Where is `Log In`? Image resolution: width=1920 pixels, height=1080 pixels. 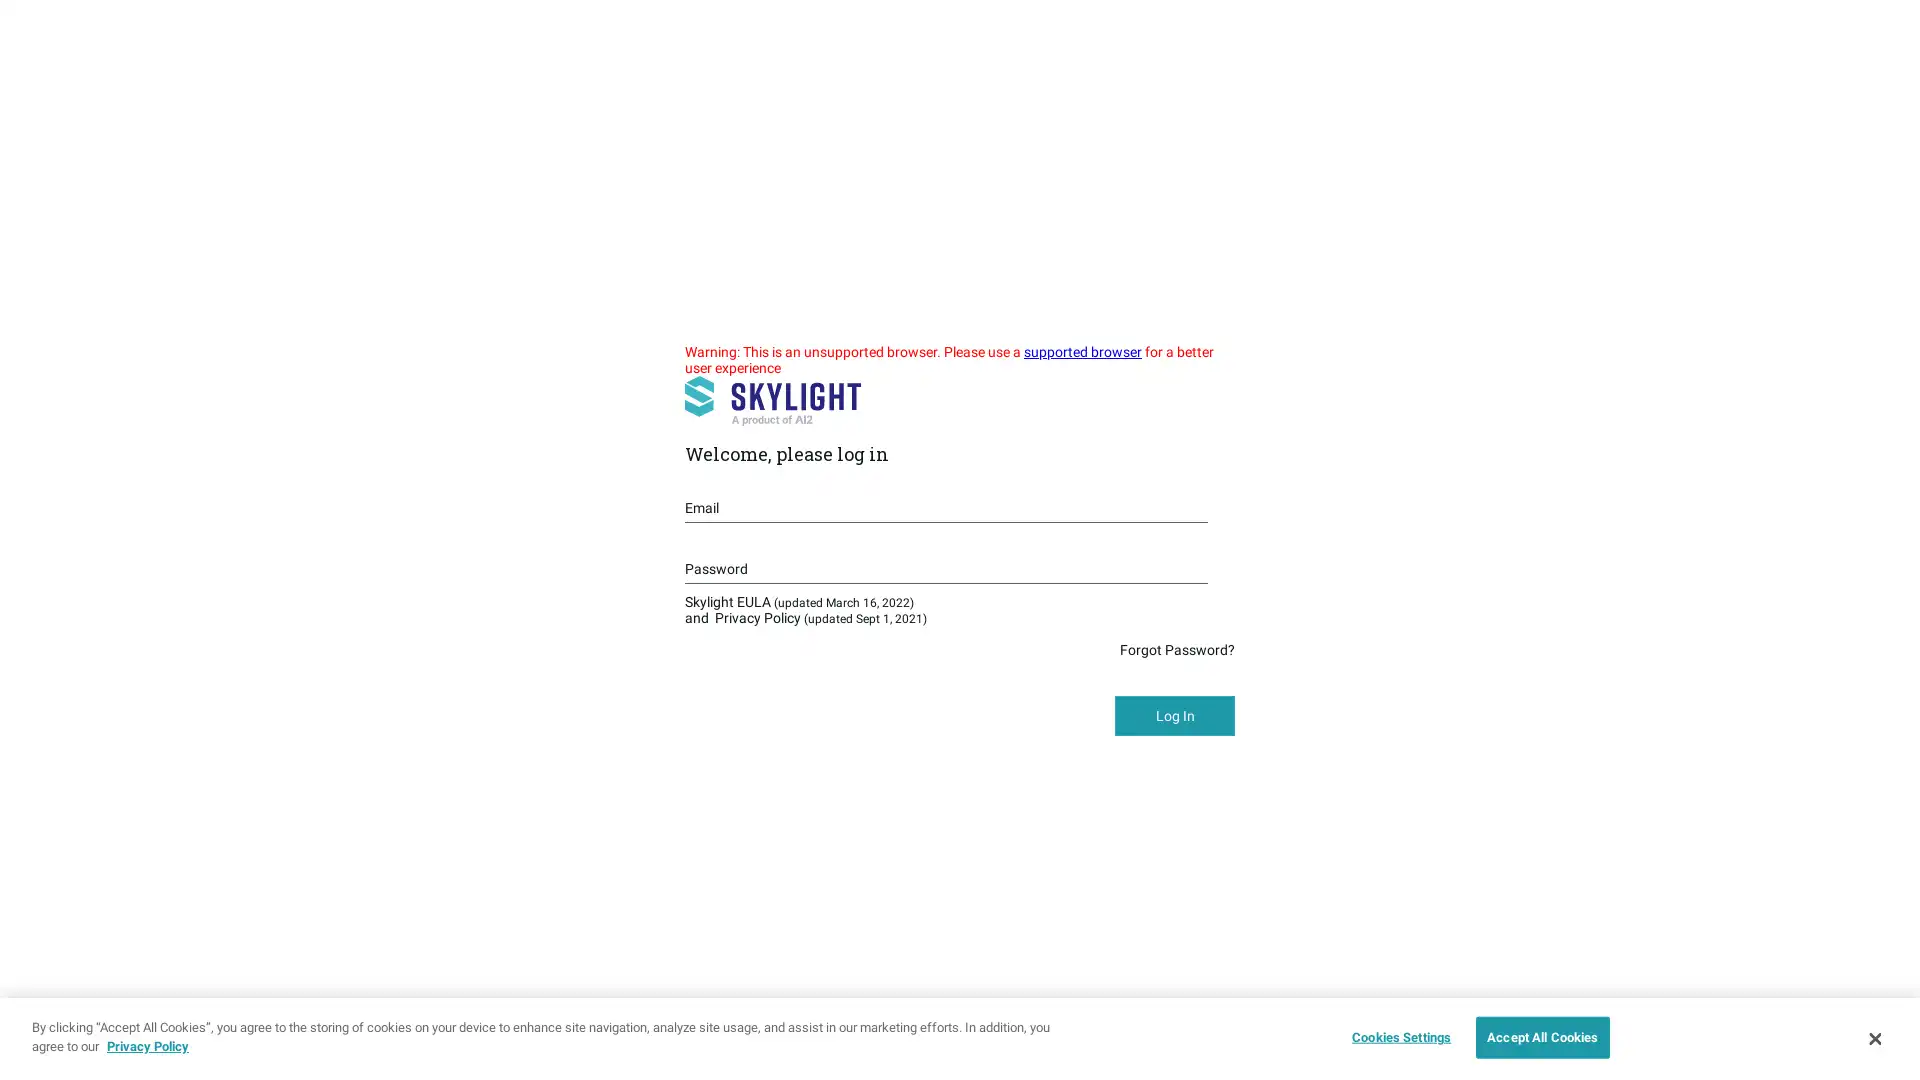 Log In is located at coordinates (1175, 715).